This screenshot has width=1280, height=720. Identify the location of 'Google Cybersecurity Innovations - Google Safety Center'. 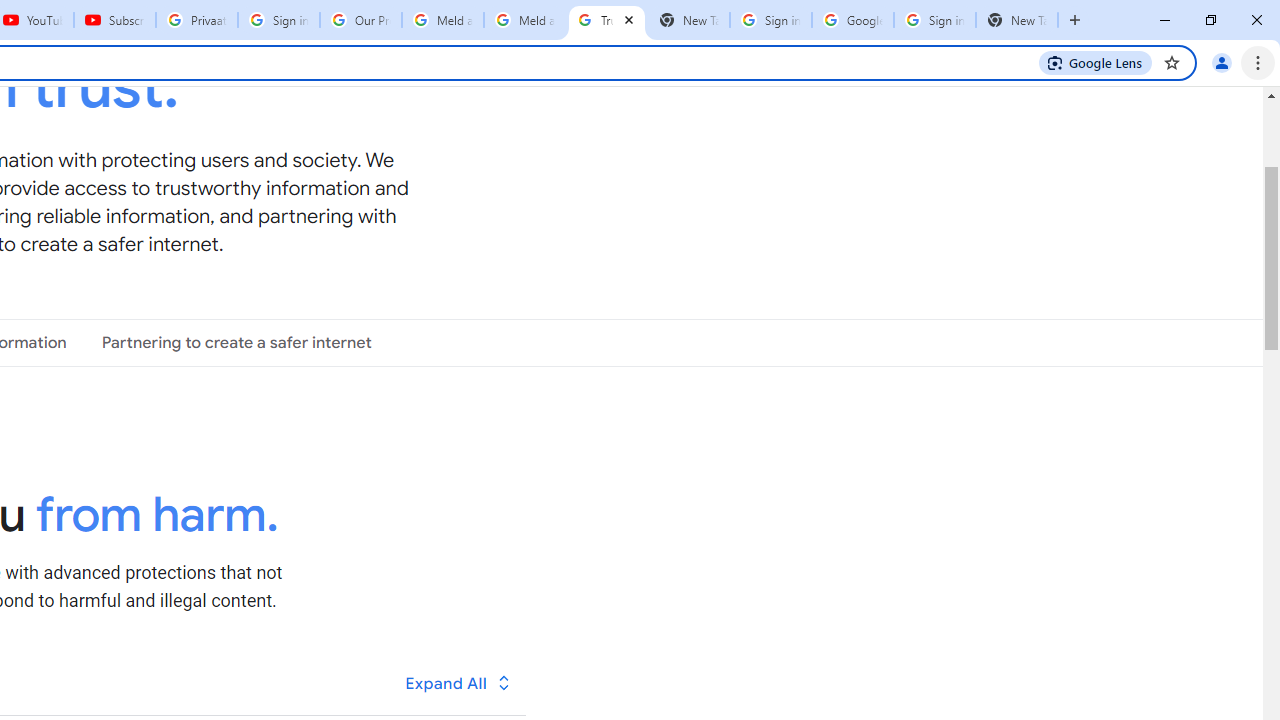
(852, 20).